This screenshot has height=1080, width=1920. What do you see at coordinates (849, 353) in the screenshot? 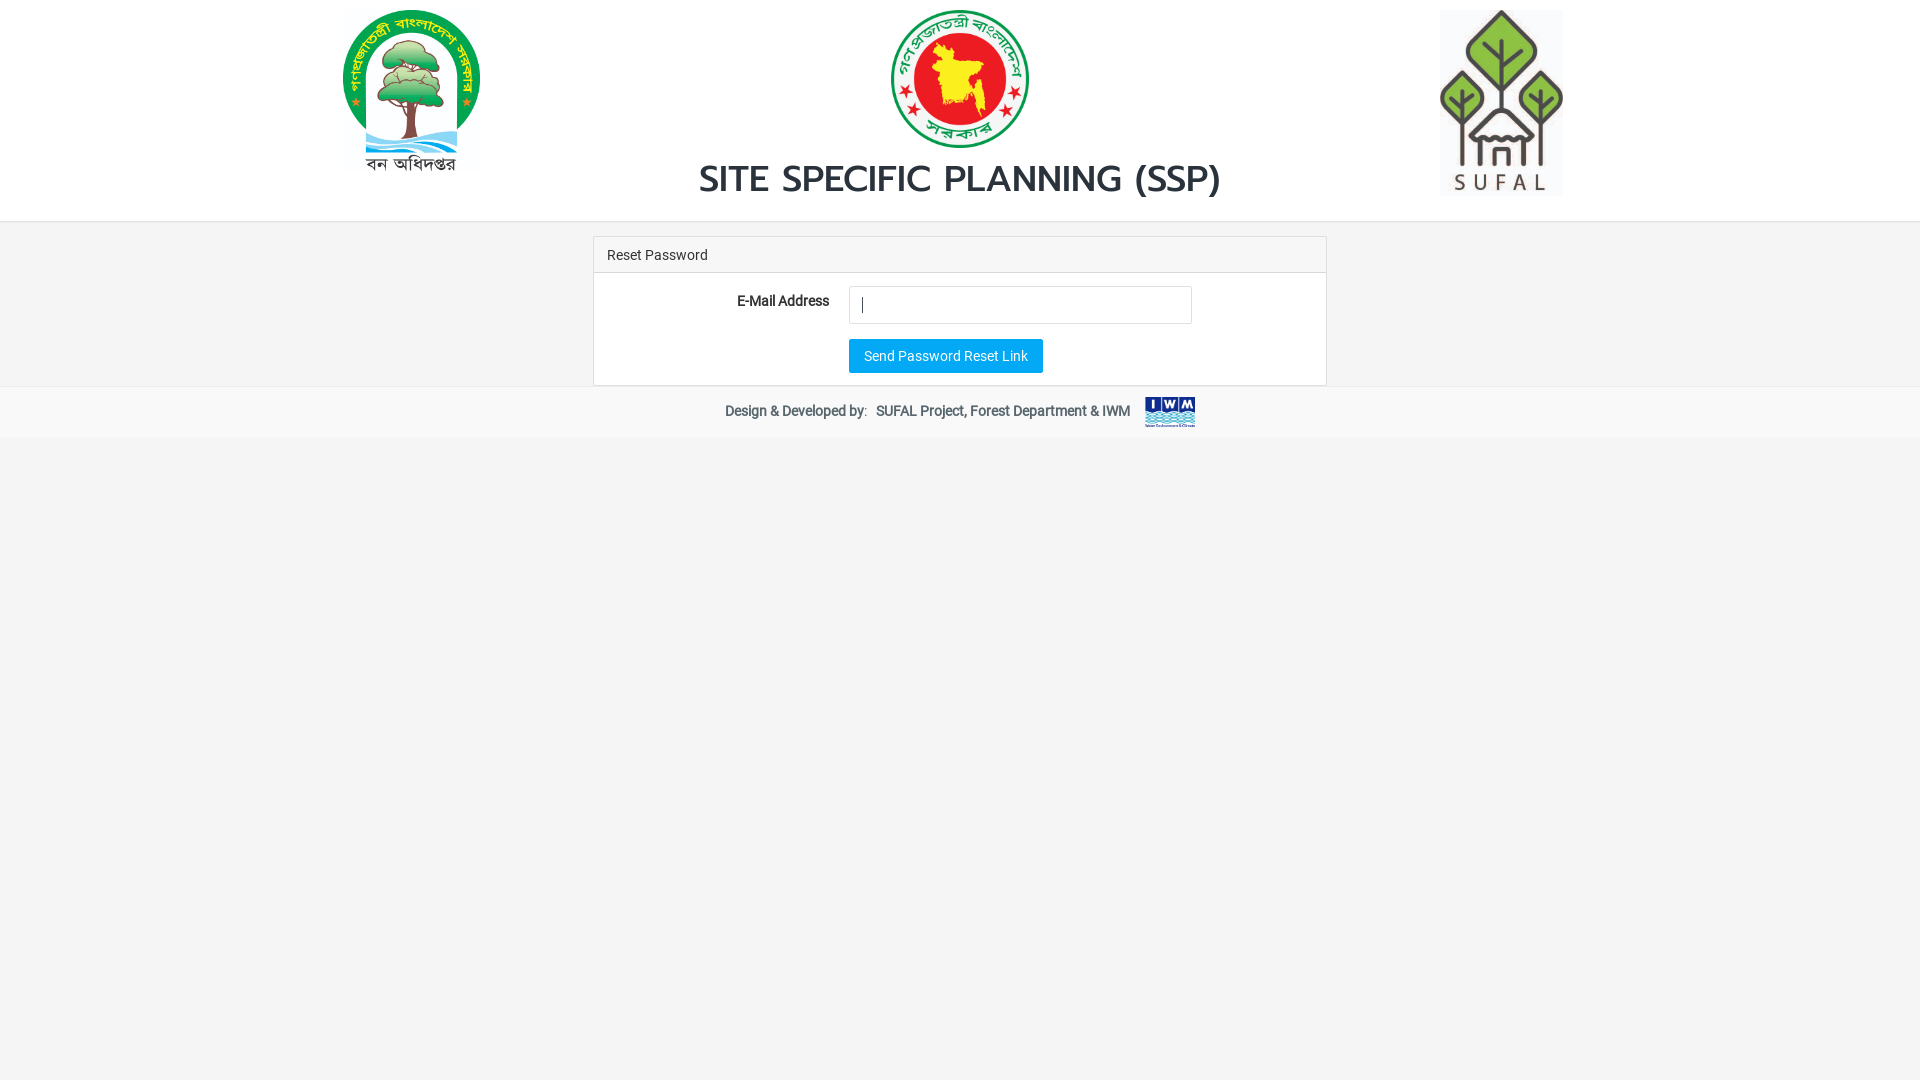
I see `'Send Password Reset Link'` at bounding box center [849, 353].